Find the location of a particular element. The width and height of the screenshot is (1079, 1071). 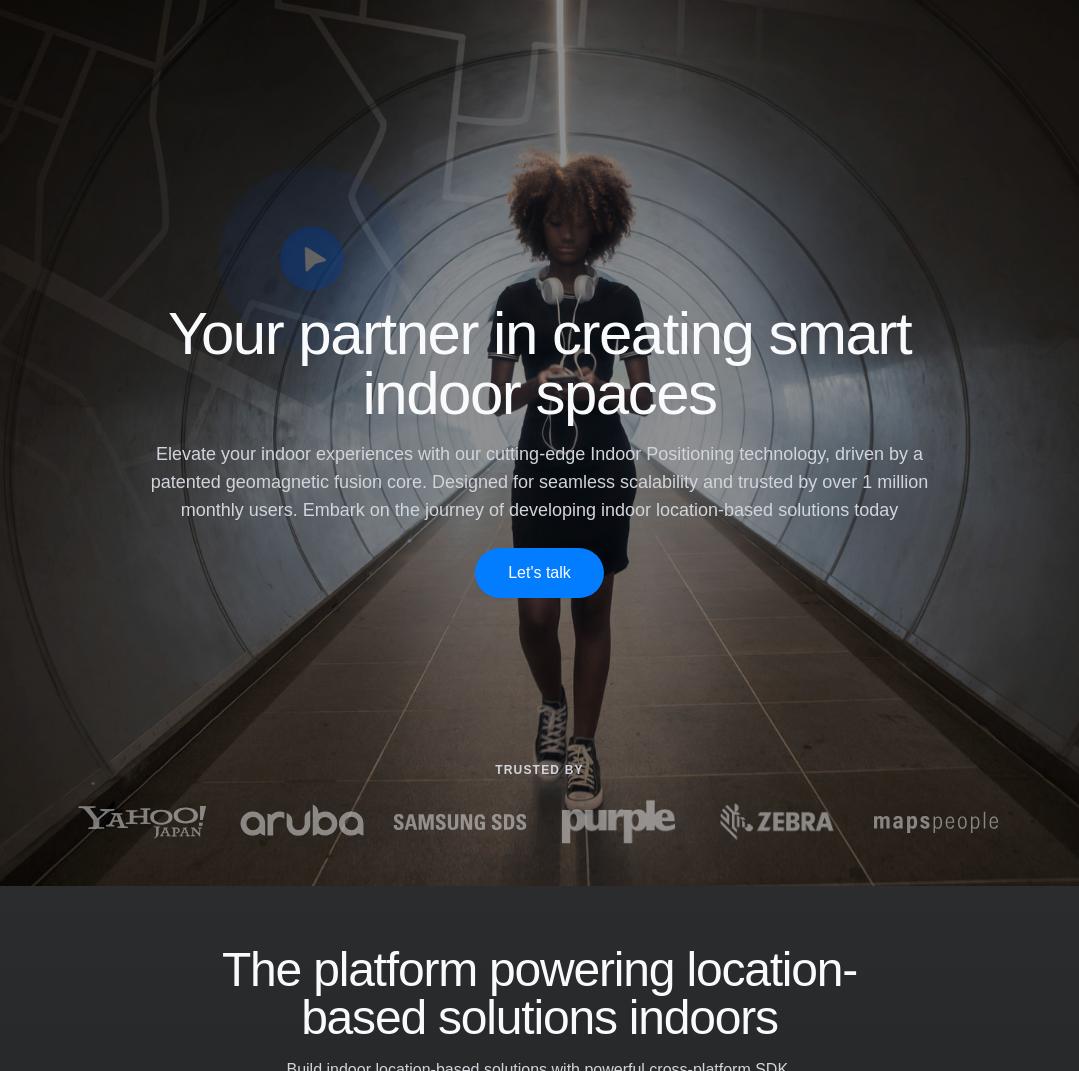

'Products' is located at coordinates (316, 44).